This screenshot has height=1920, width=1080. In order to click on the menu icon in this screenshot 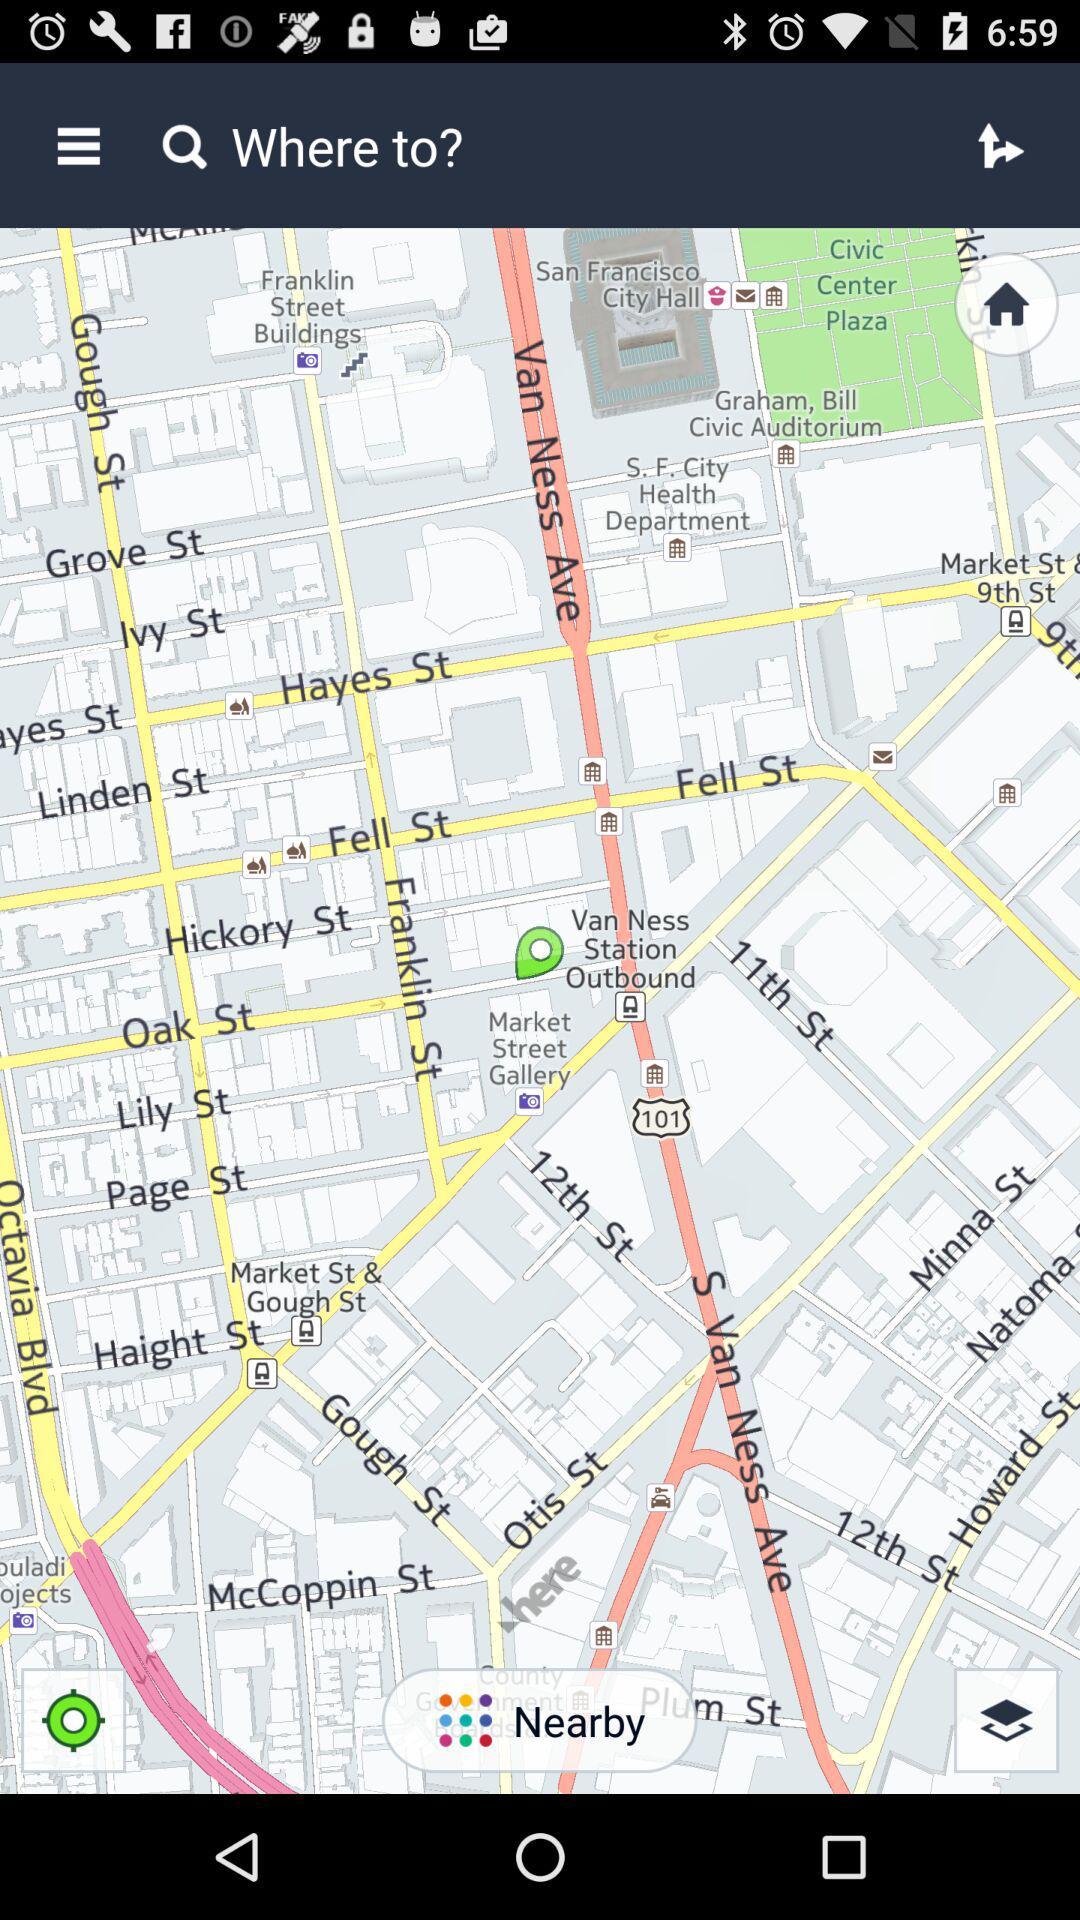, I will do `click(77, 154)`.